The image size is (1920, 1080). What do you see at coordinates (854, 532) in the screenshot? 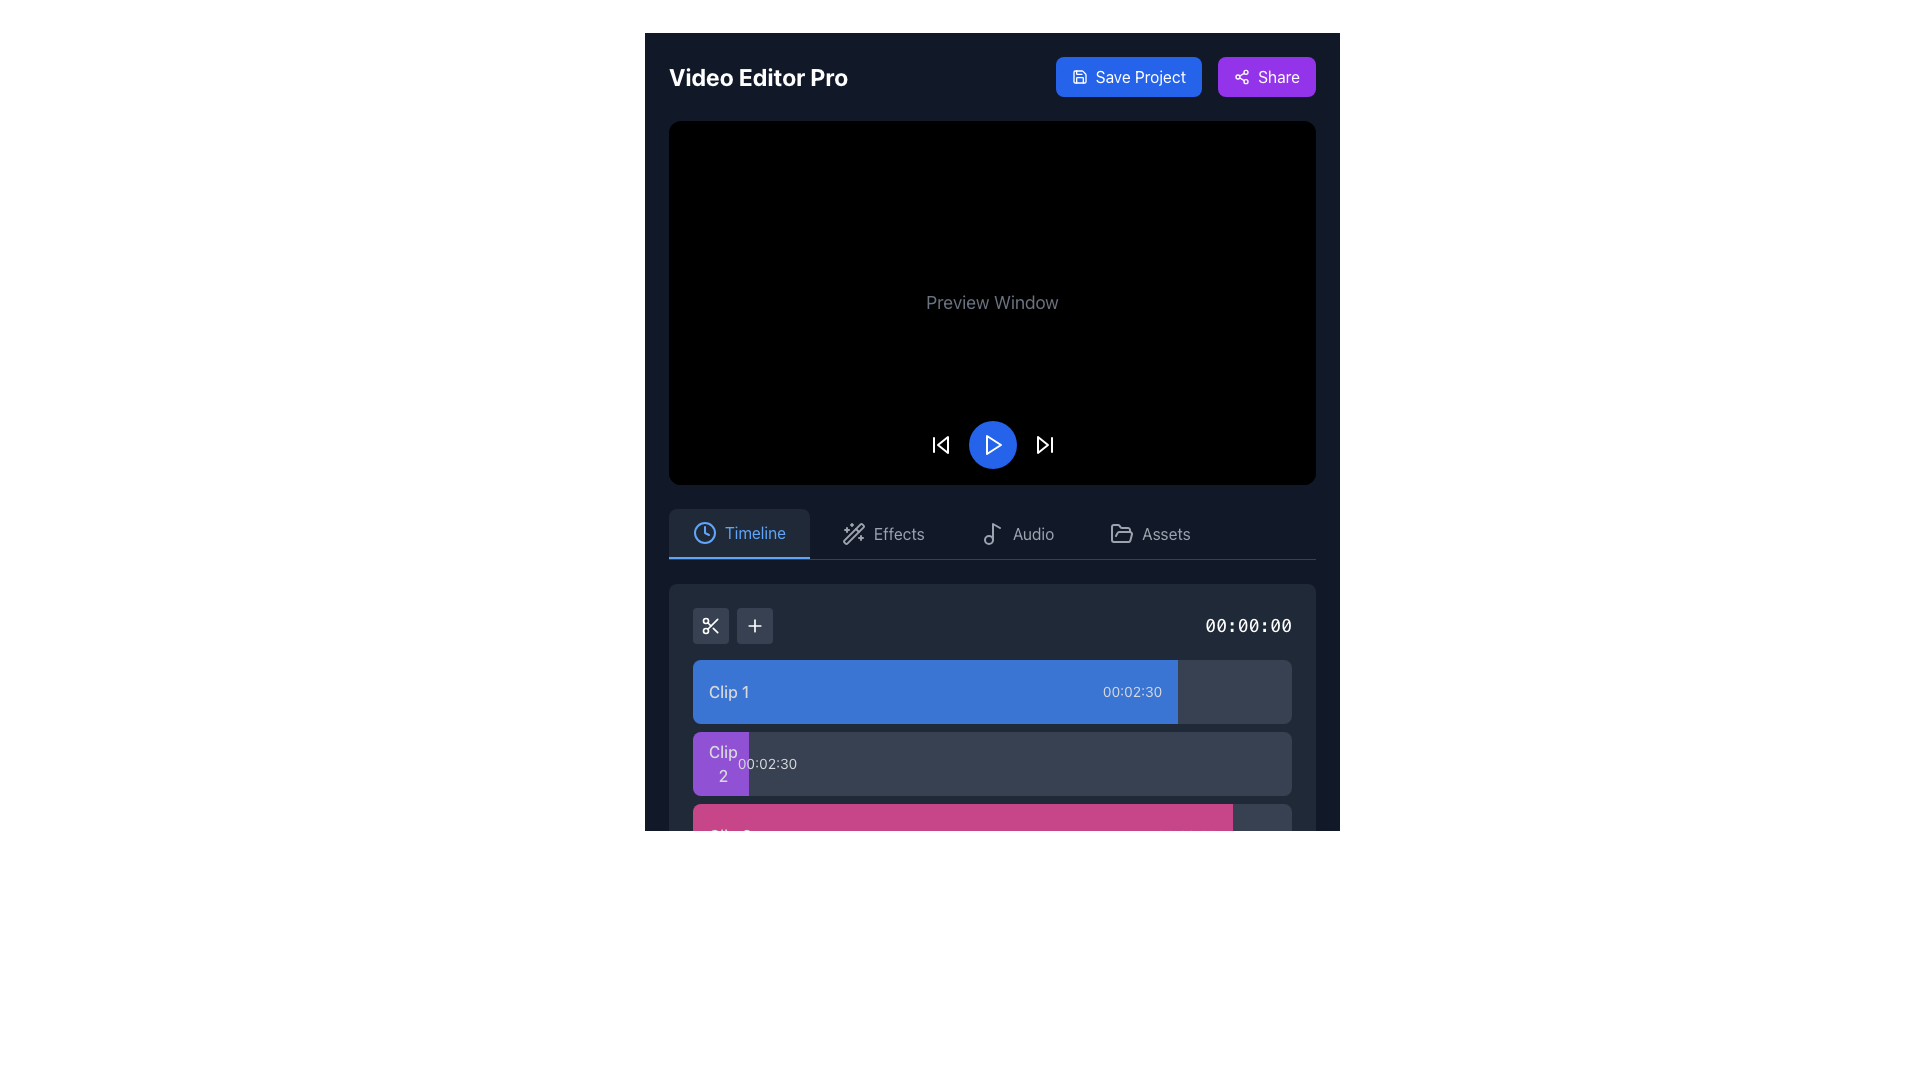
I see `the wand sparkles icon in the toolbar` at bounding box center [854, 532].